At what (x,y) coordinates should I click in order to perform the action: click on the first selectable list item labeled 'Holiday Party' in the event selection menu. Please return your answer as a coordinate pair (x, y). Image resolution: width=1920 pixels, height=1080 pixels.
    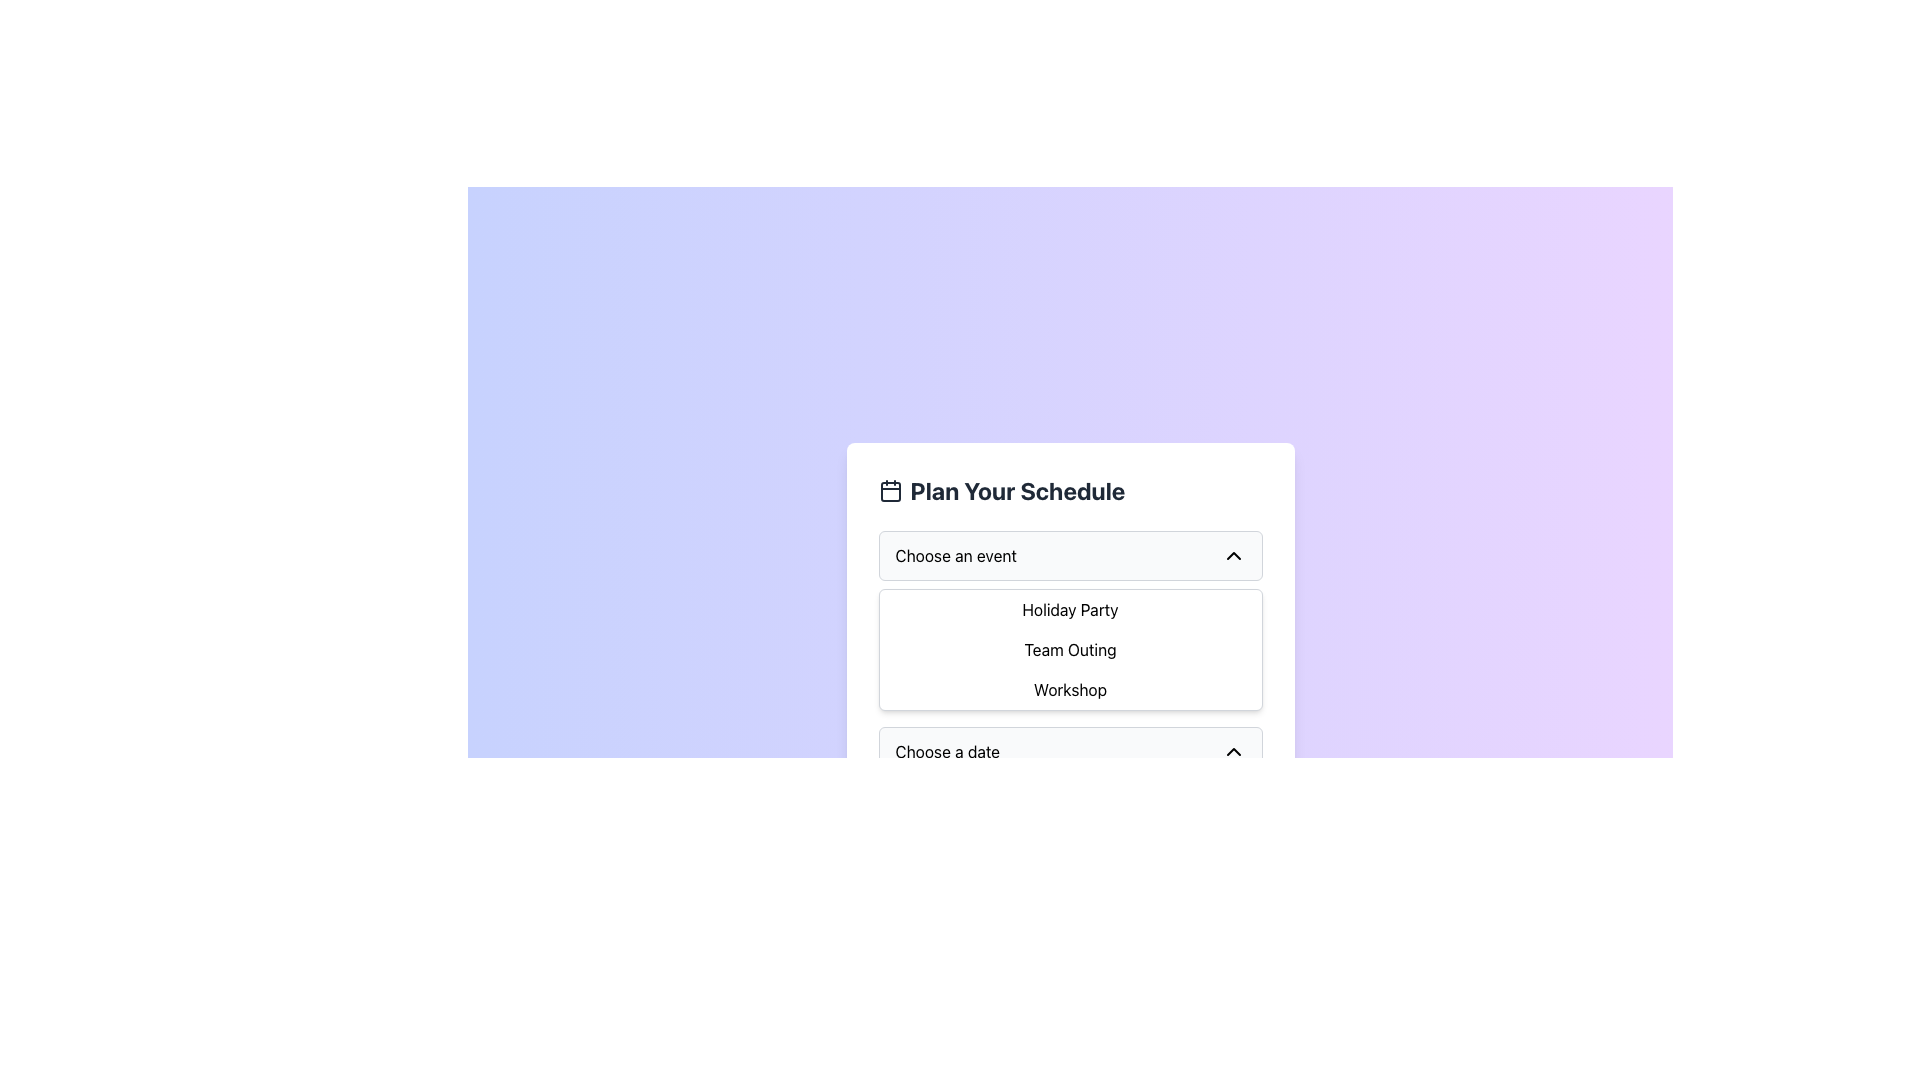
    Looking at the image, I should click on (1069, 608).